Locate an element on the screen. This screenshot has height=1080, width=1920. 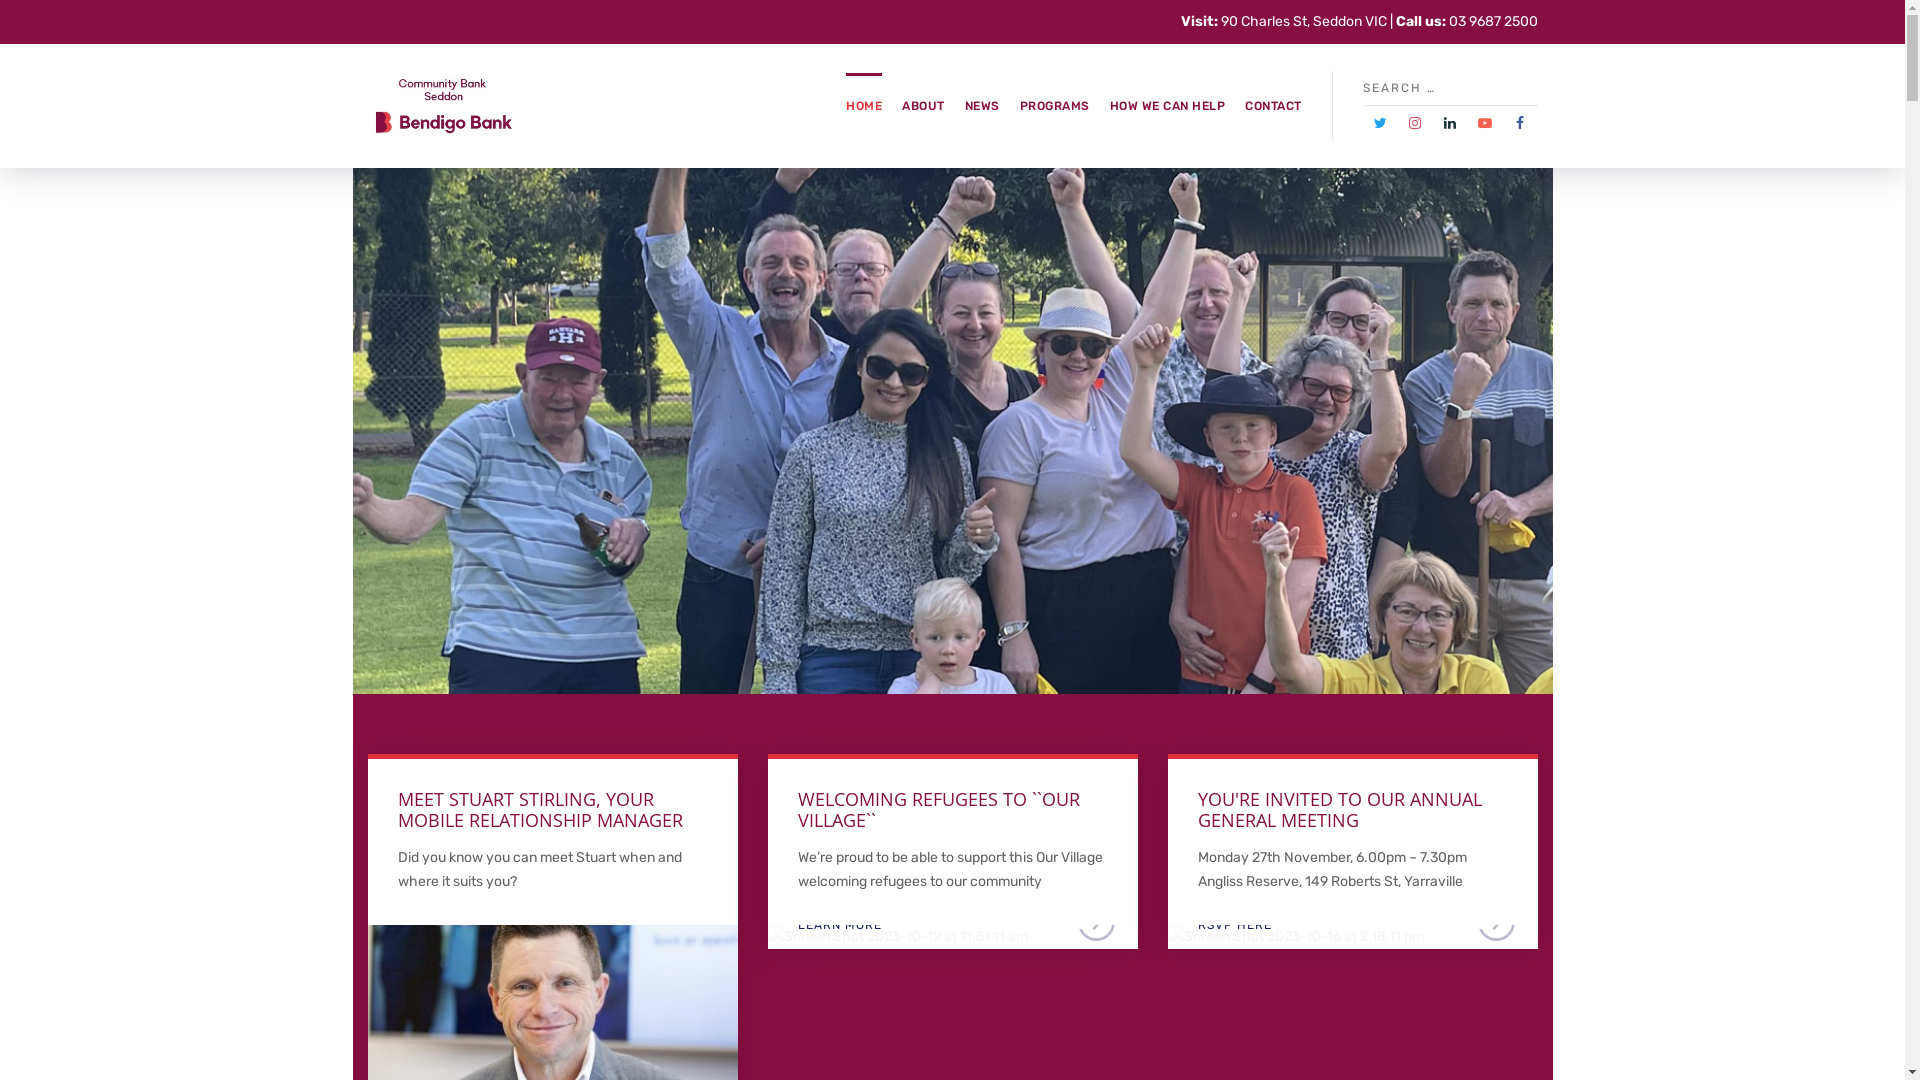
'YOU'RE INVITED TO OUR ANNUAL GENERAL MEETING' is located at coordinates (1339, 808).